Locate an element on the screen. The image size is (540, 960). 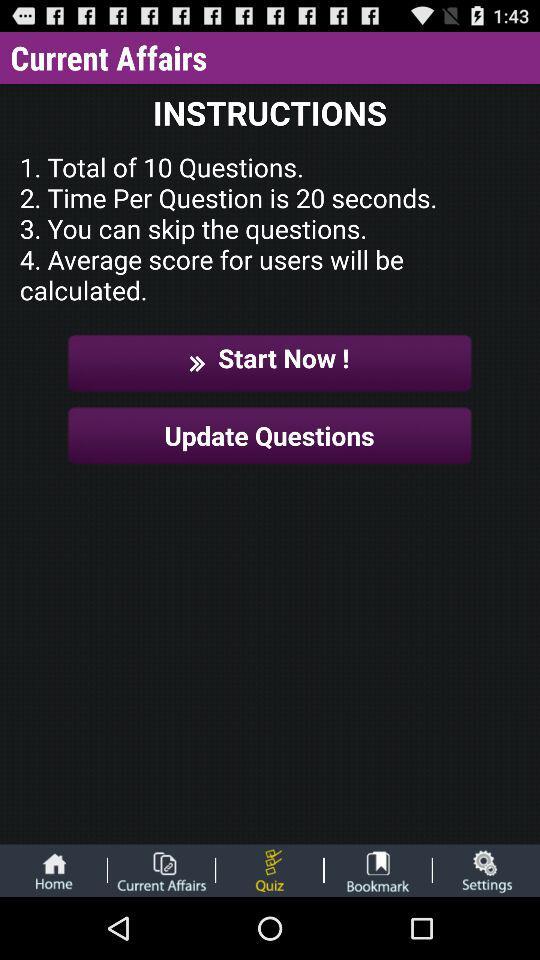
bookmark page is located at coordinates (378, 869).